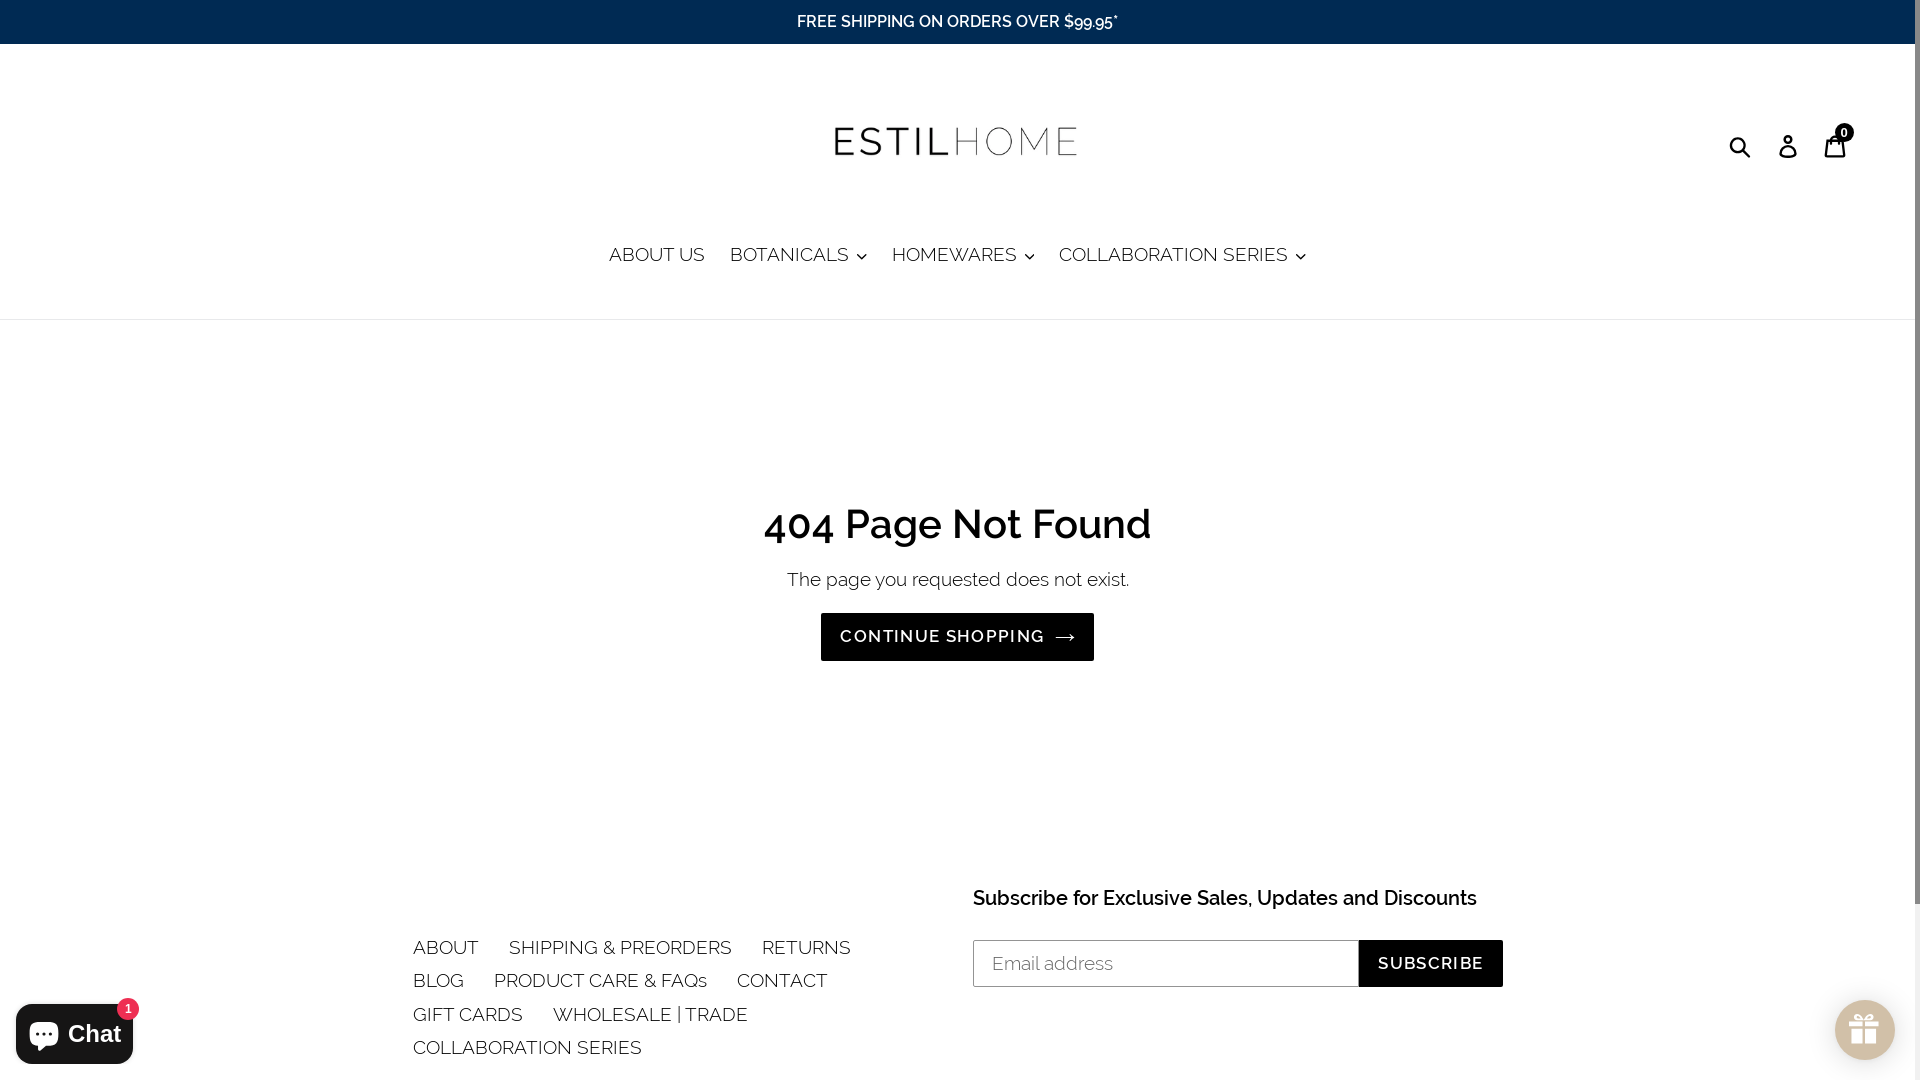 This screenshot has height=1080, width=1920. Describe the element at coordinates (465, 1014) in the screenshot. I see `'GIFT CARDS'` at that location.